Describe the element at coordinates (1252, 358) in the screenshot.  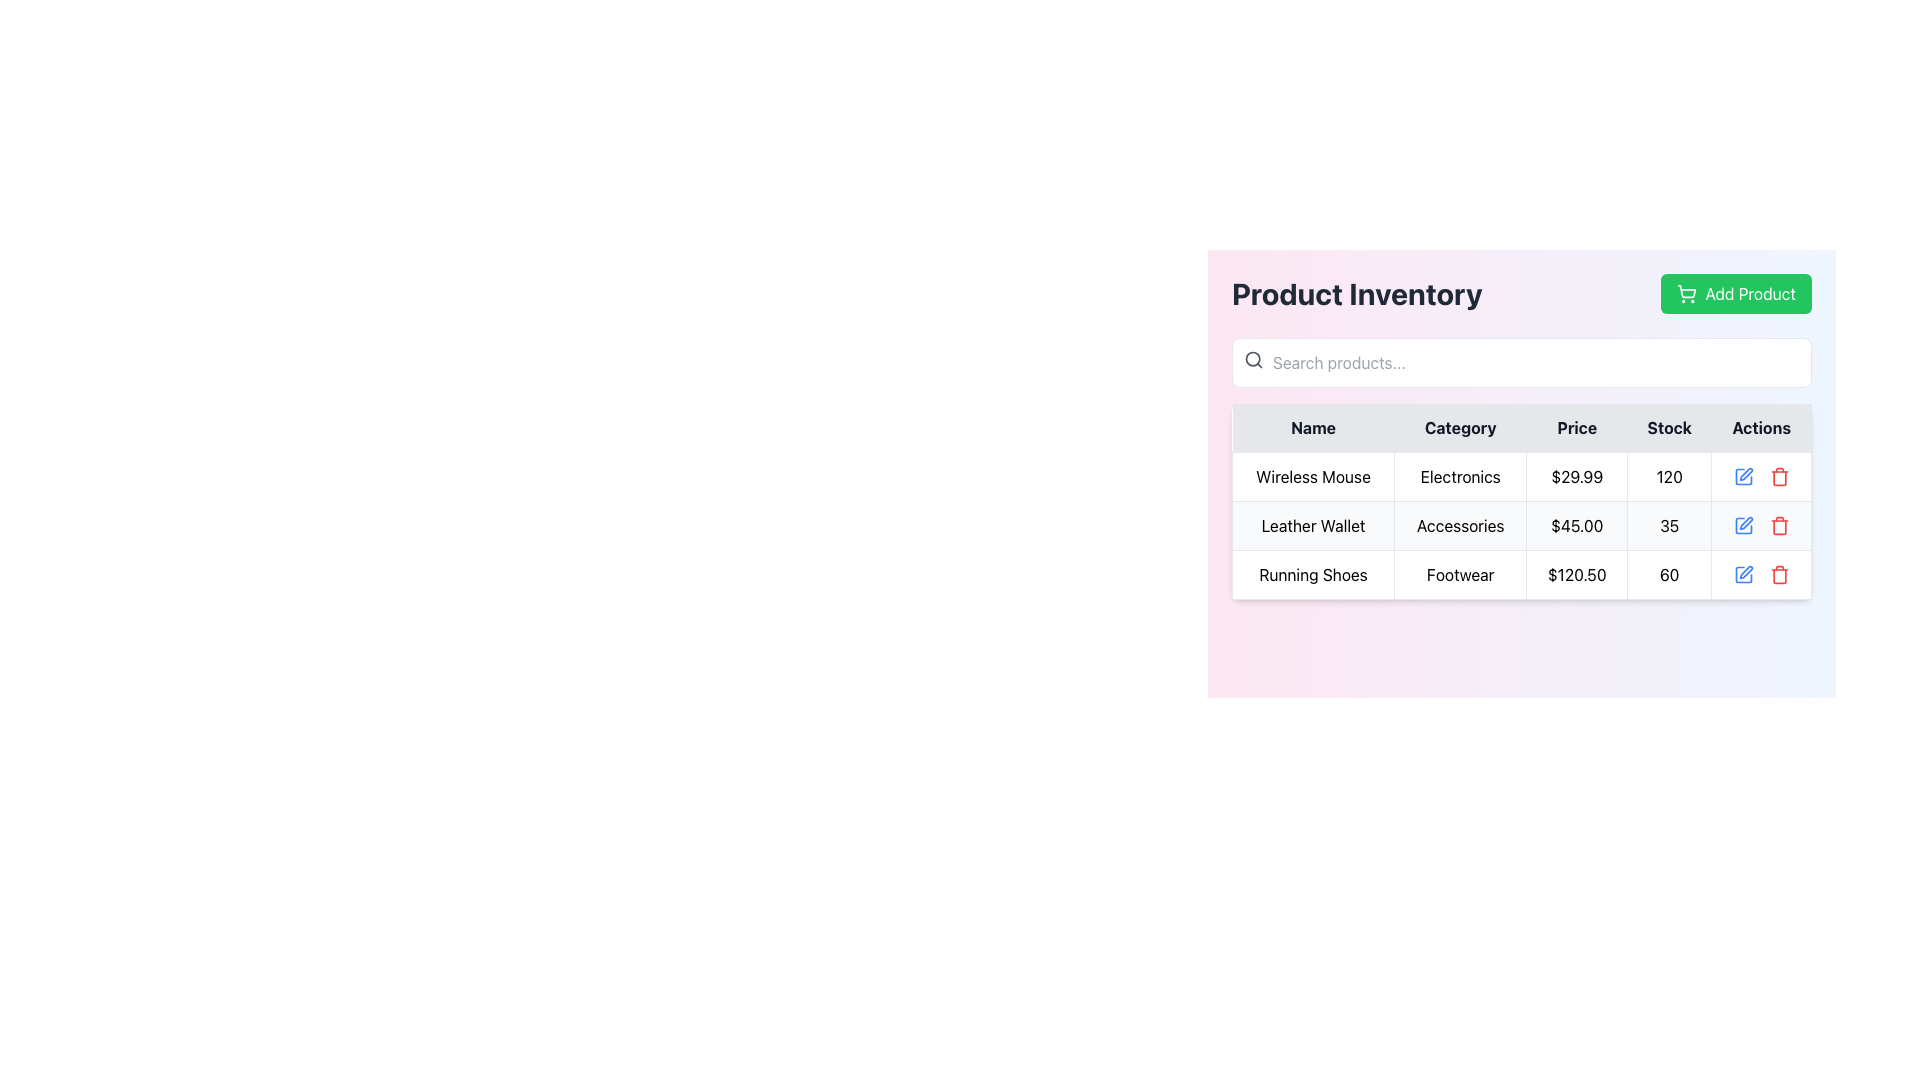
I see `the graphical SVG circle element that represents the lens of the magnifying glass in the search icon, located at the top-left corner of the search bar` at that location.